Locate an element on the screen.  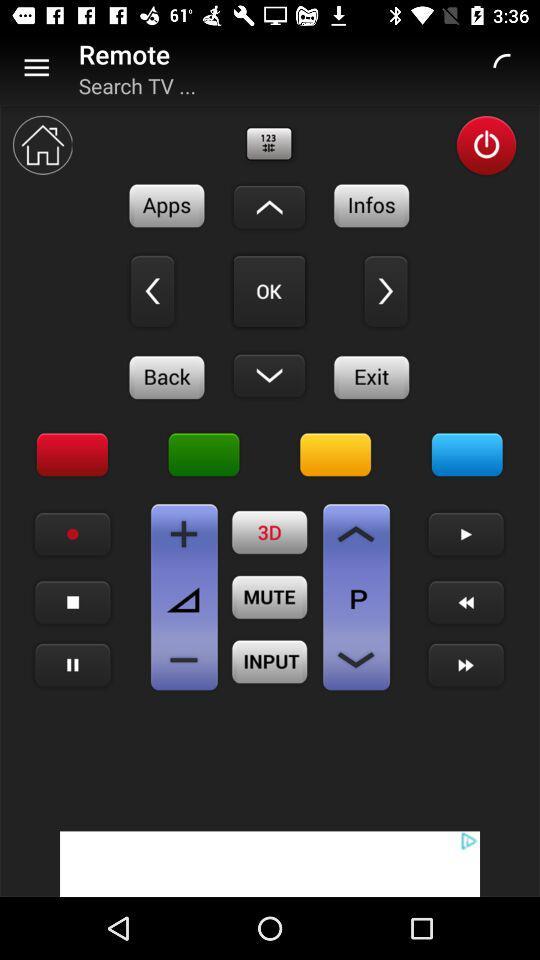
channel down button is located at coordinates (355, 659).